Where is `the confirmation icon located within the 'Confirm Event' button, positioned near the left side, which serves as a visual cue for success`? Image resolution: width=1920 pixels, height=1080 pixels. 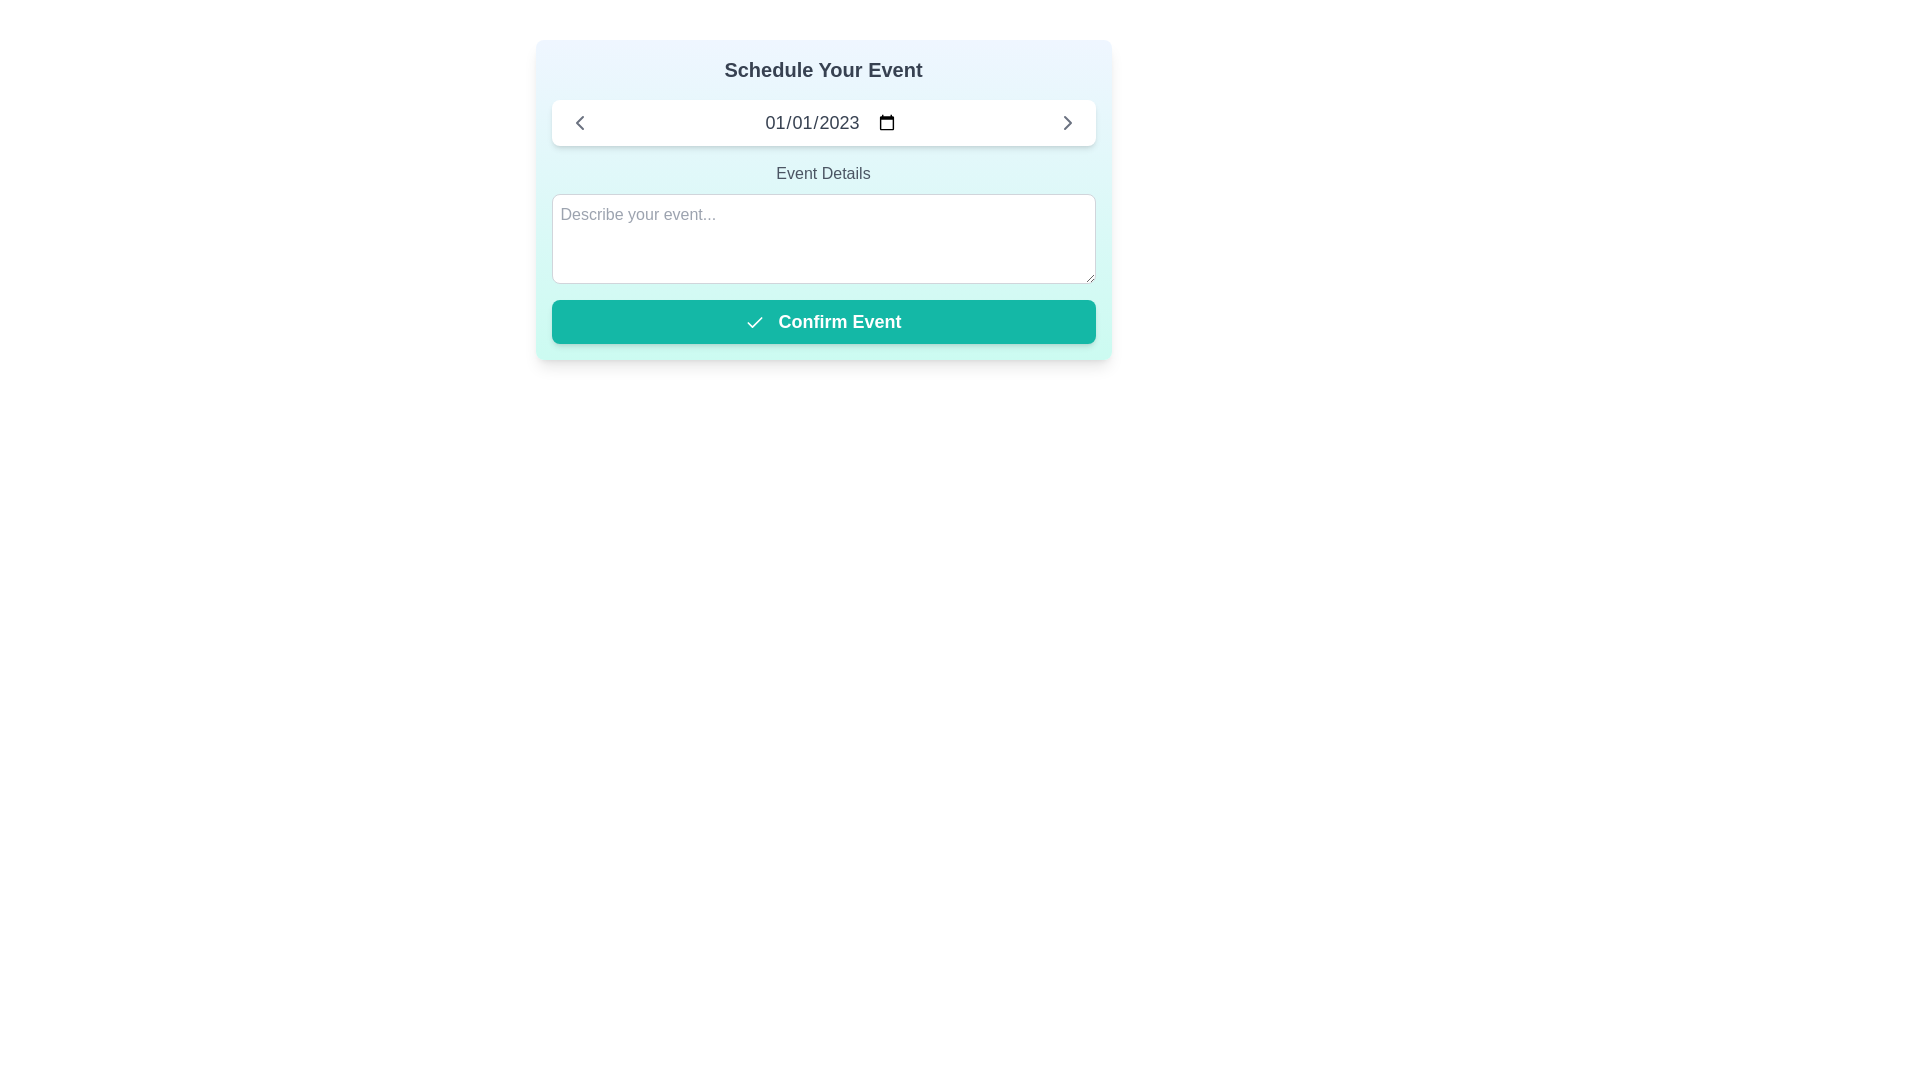 the confirmation icon located within the 'Confirm Event' button, positioned near the left side, which serves as a visual cue for success is located at coordinates (754, 321).